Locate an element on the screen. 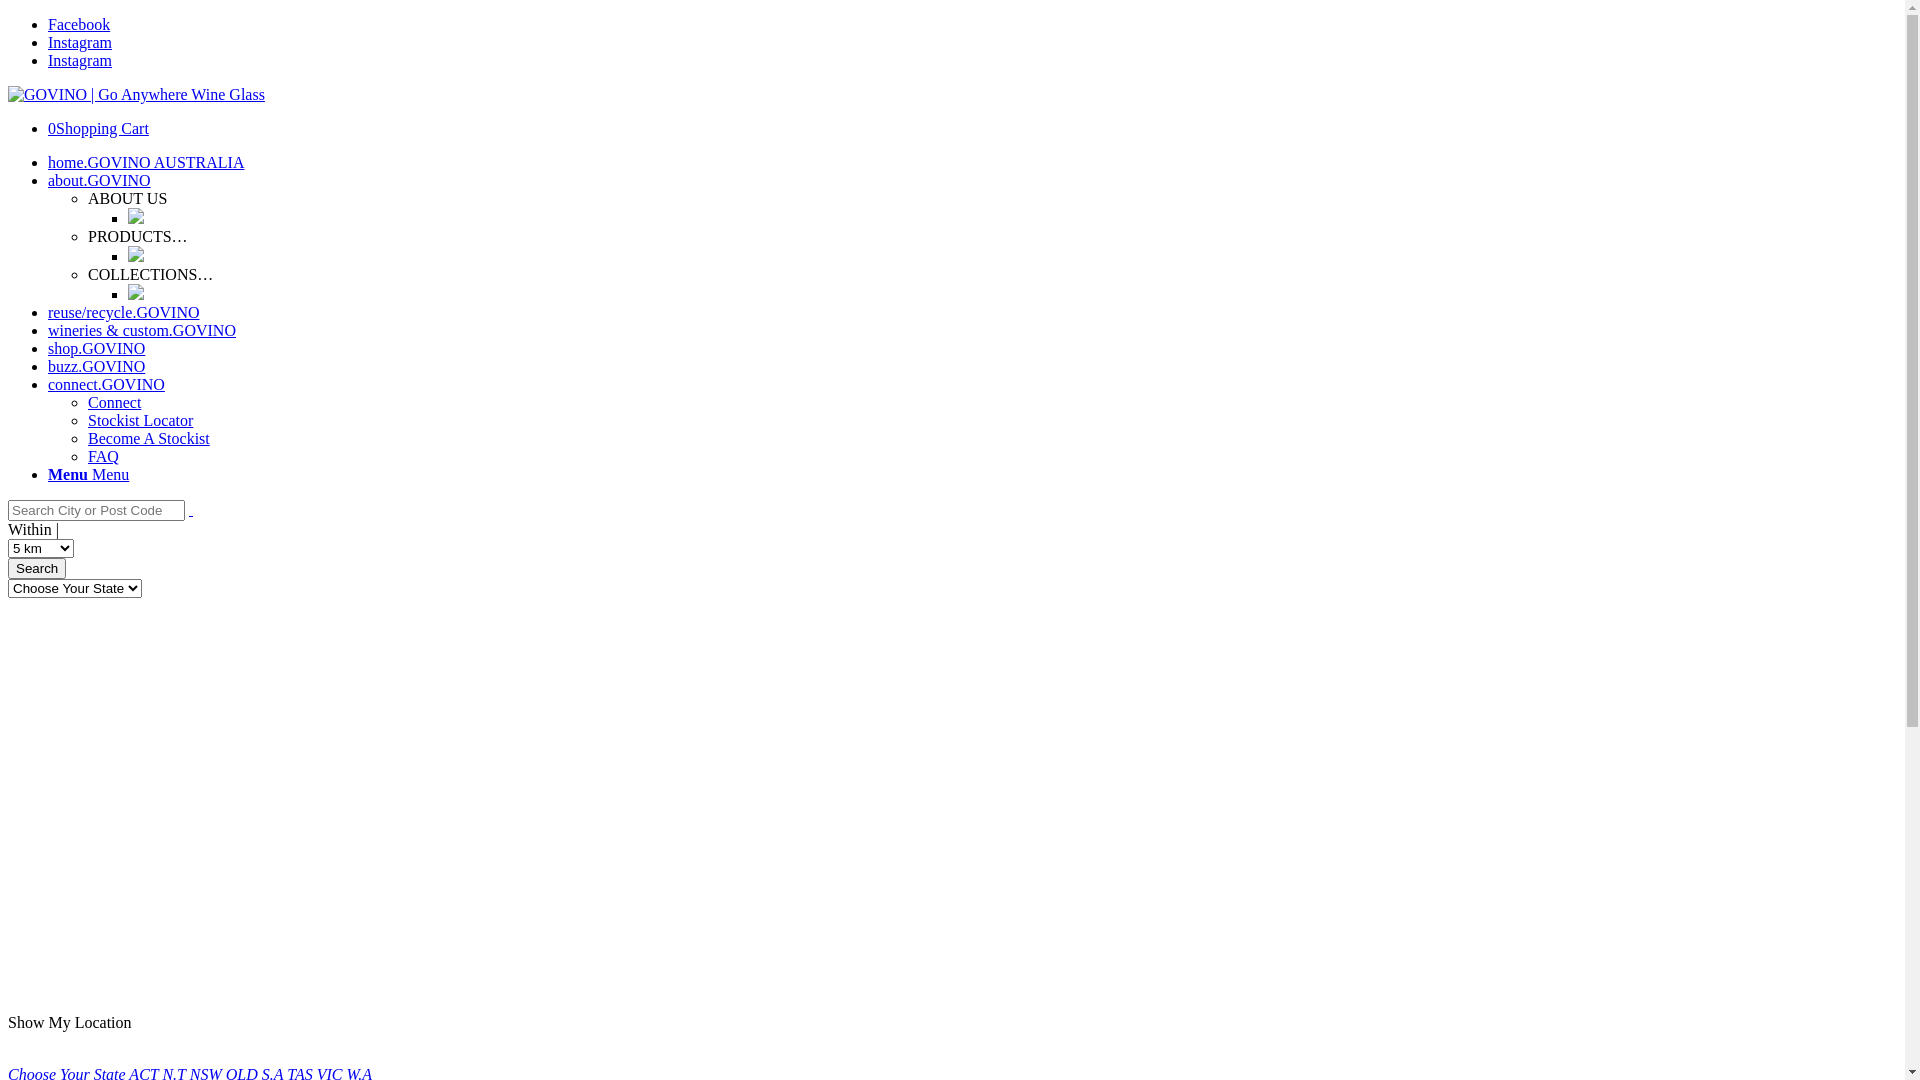 The height and width of the screenshot is (1080, 1920). '0Shopping Cart' is located at coordinates (97, 128).